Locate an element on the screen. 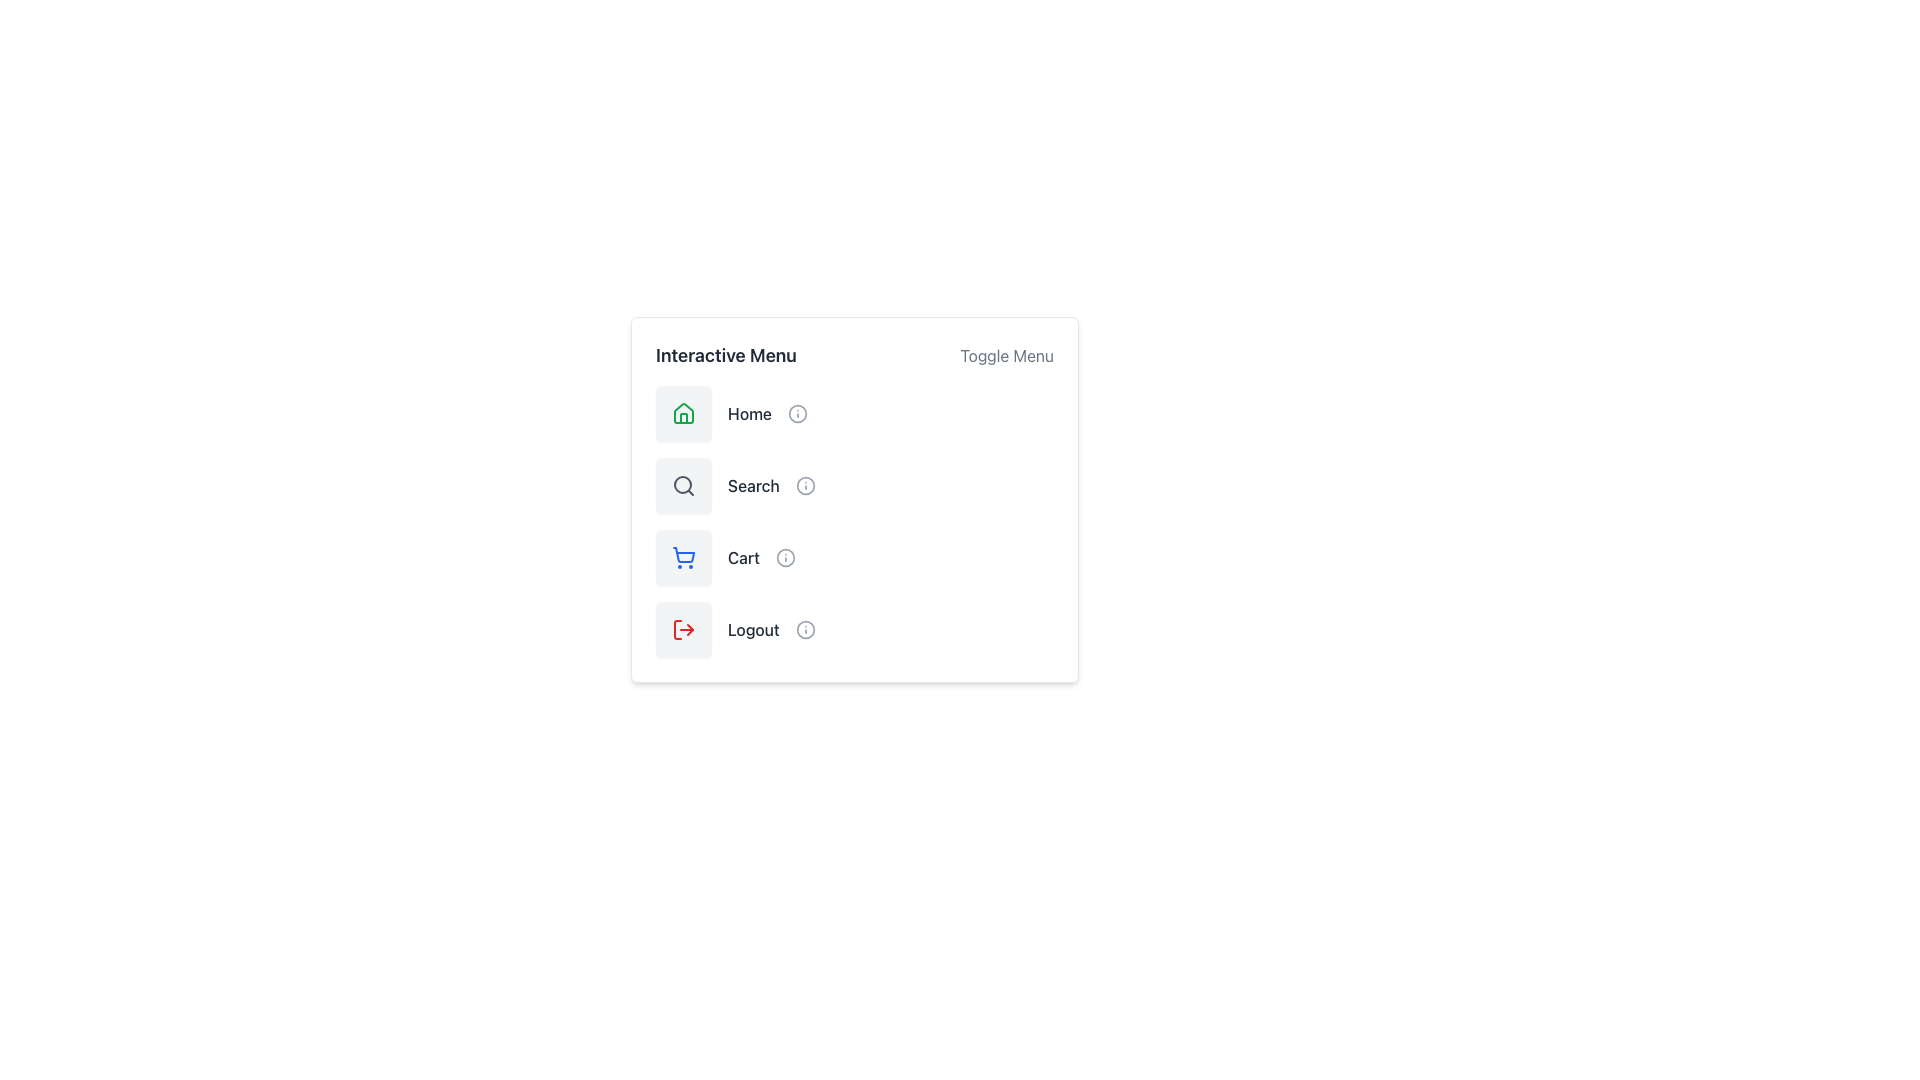 The height and width of the screenshot is (1080, 1920). text of the 'Search' label, which is a medium-weight gray text (#808080) located in the menu structure between the 'Home' and 'Cart' labels is located at coordinates (752, 486).